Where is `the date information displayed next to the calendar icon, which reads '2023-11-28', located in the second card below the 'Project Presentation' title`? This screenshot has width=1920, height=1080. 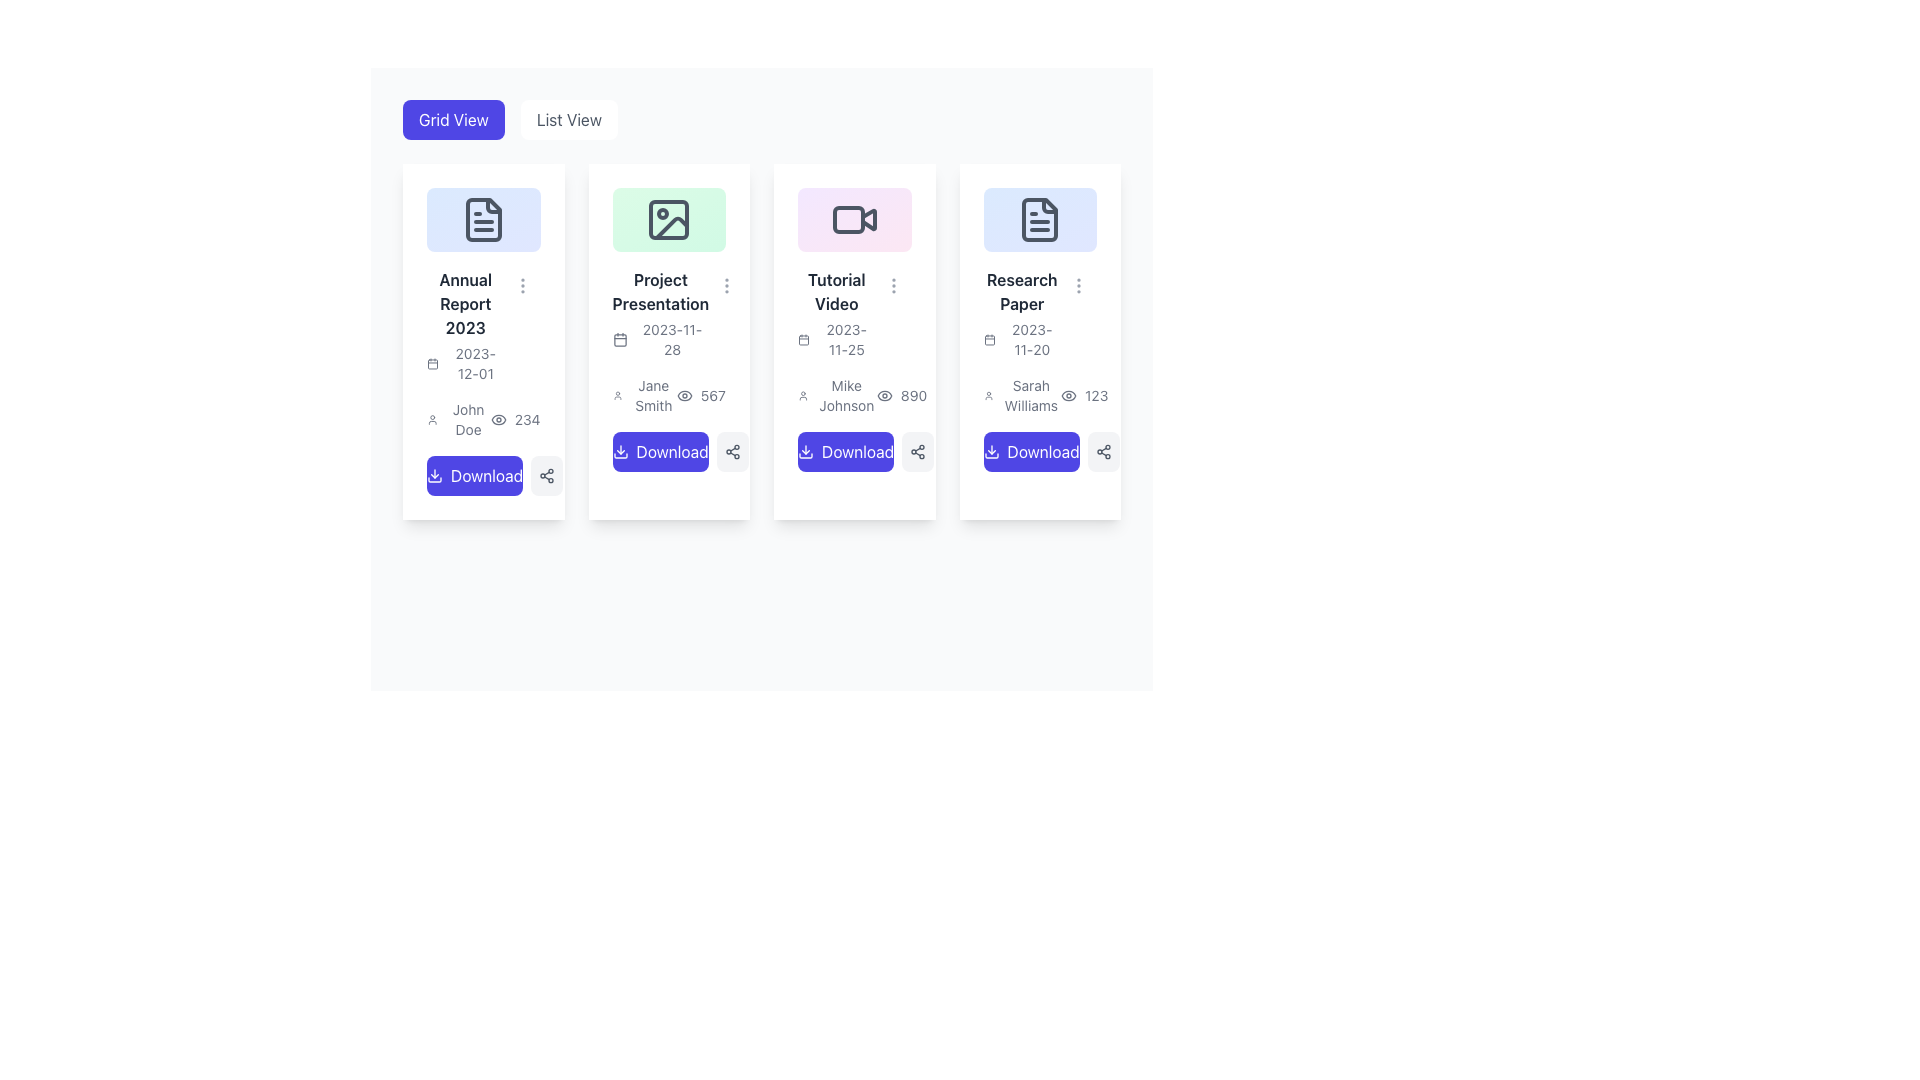 the date information displayed next to the calendar icon, which reads '2023-11-28', located in the second card below the 'Project Presentation' title is located at coordinates (660, 338).